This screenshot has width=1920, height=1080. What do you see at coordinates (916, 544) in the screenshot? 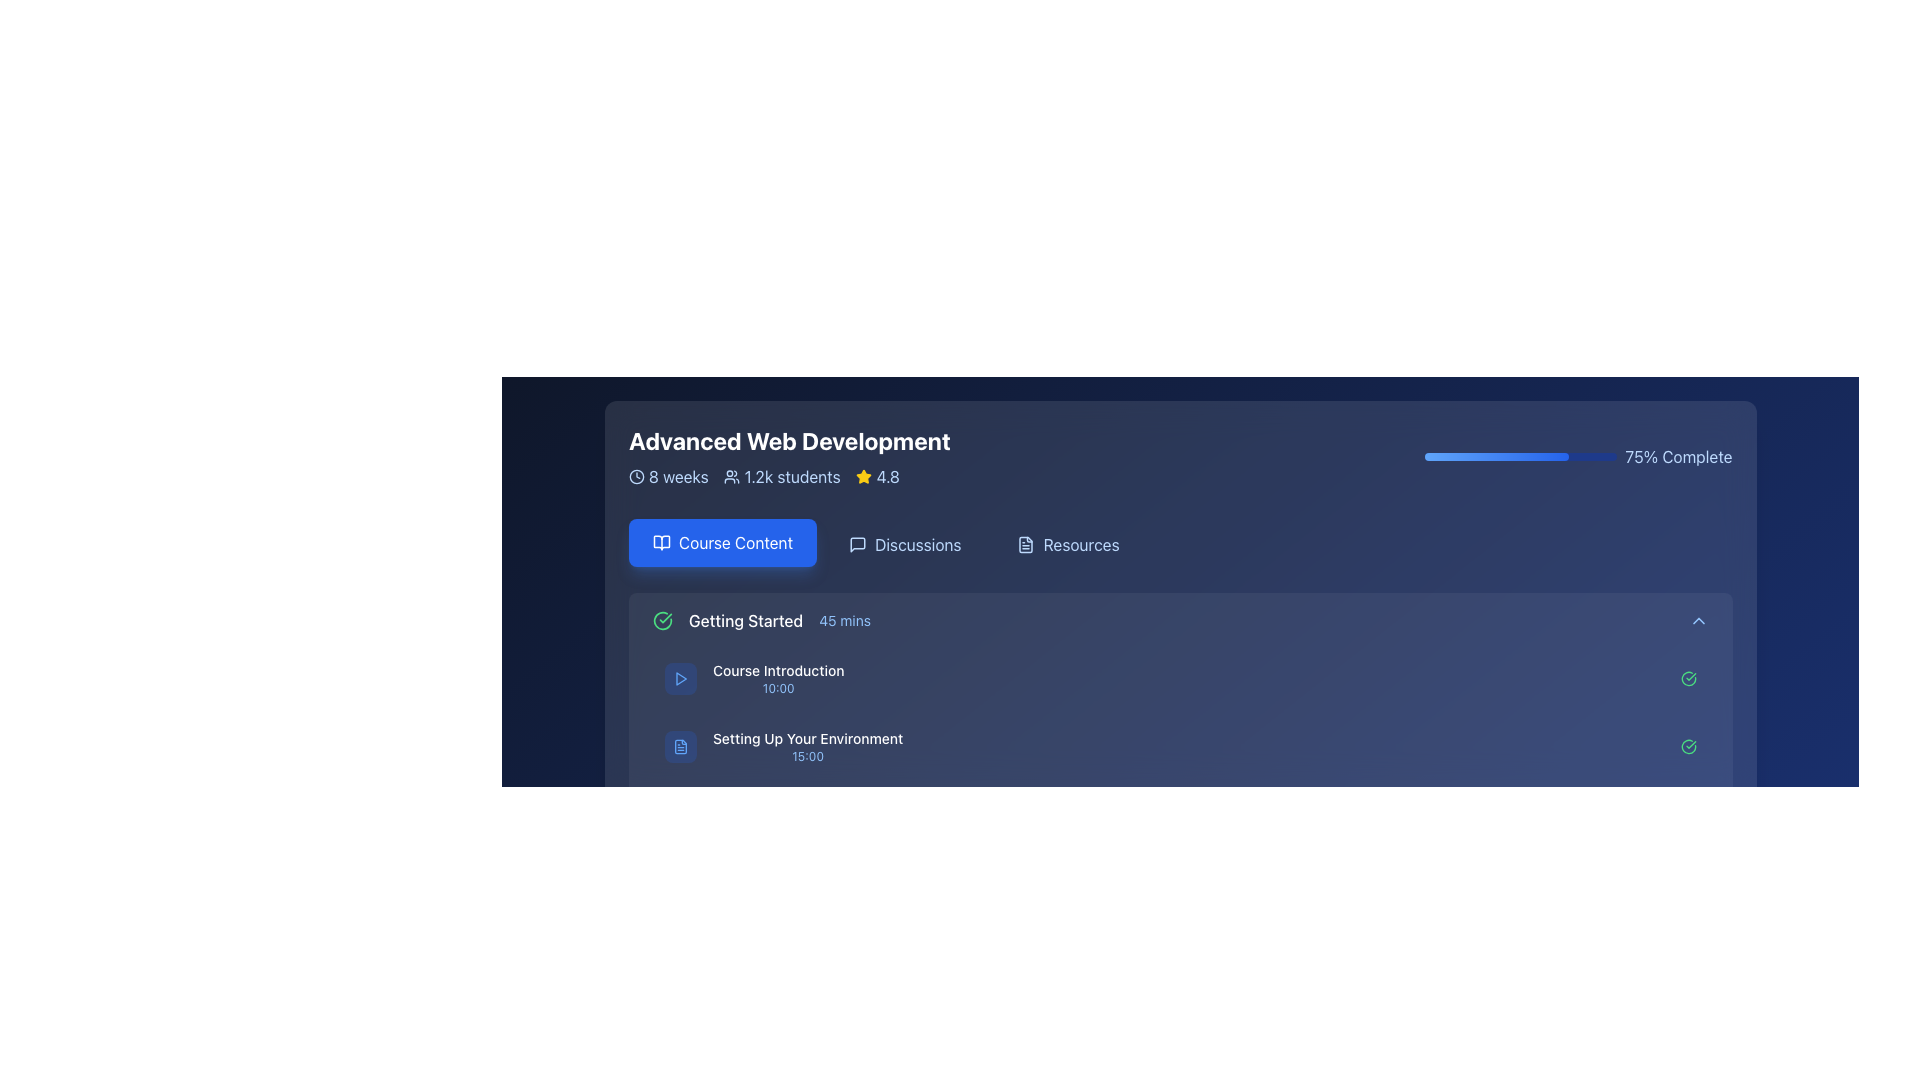
I see `the 'Discussions' text label located in the second position of the horizontal menu bar` at bounding box center [916, 544].